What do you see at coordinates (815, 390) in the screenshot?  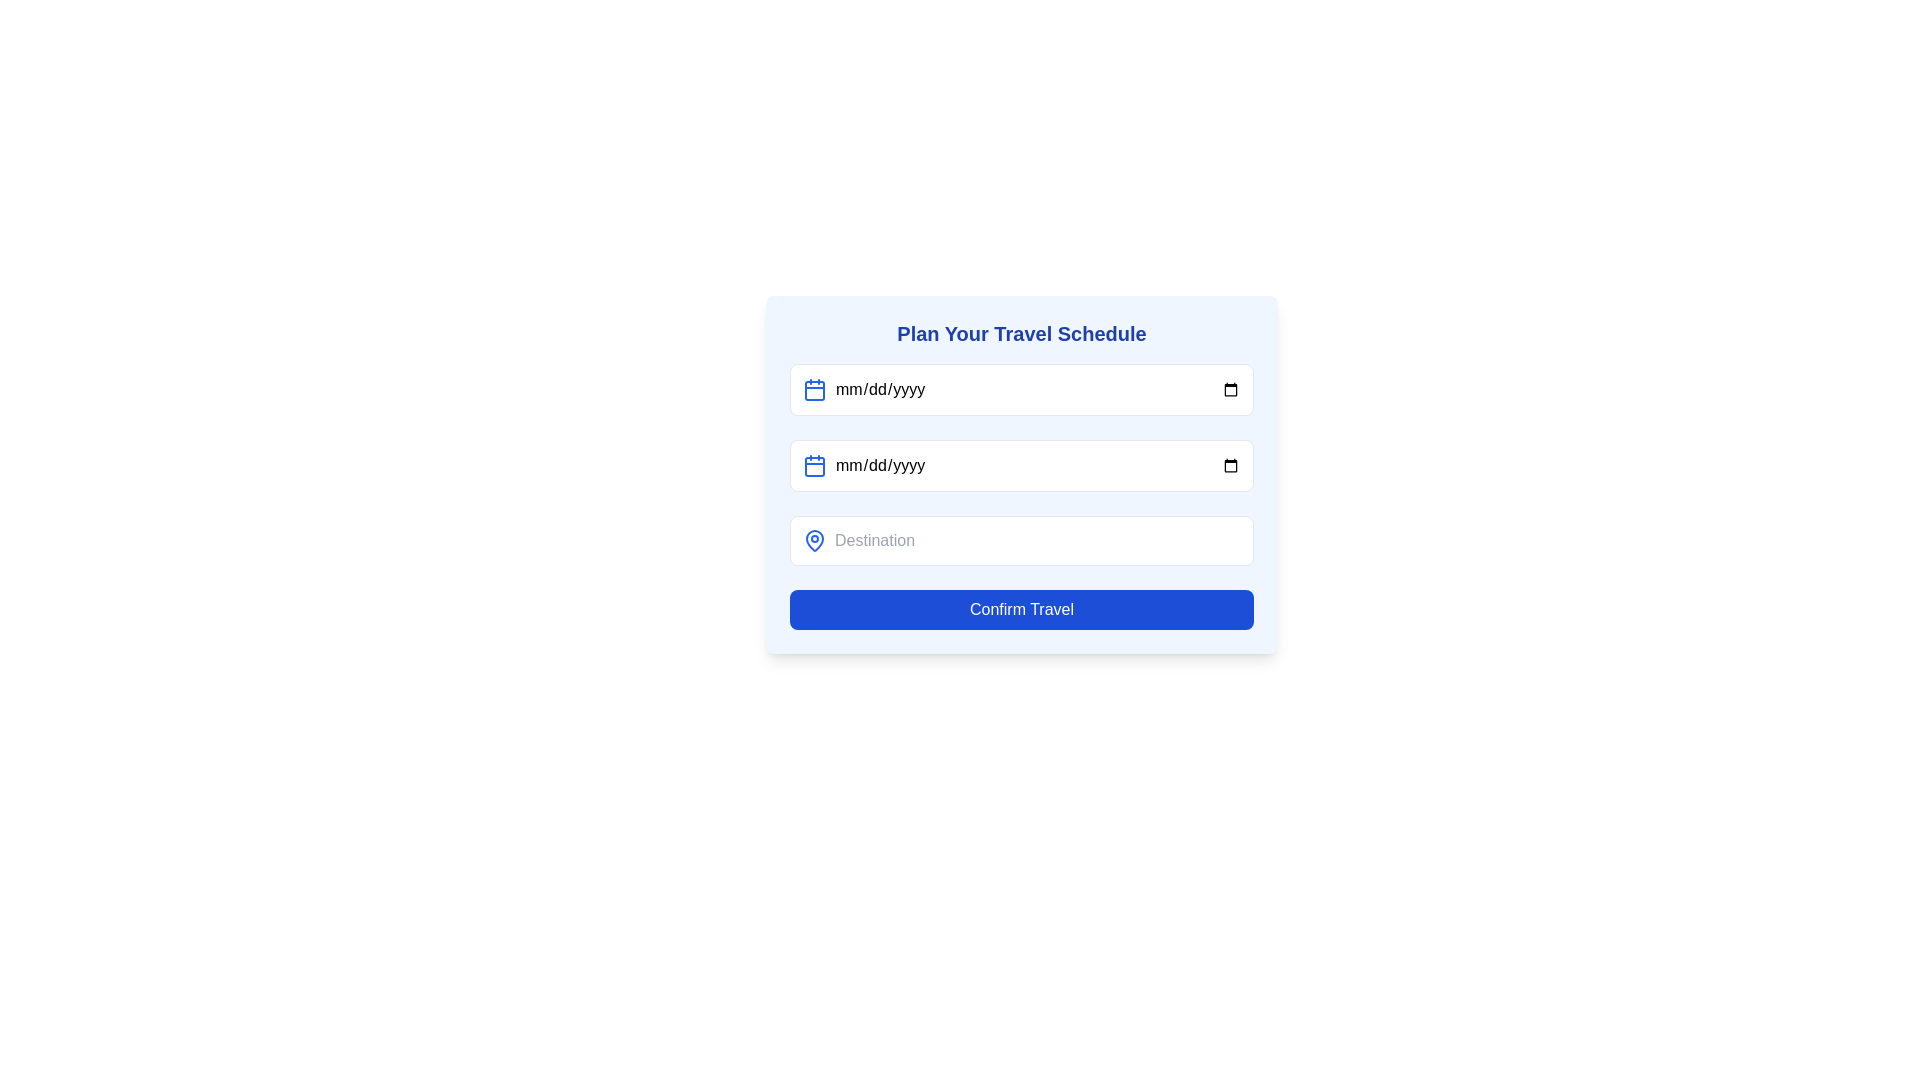 I see `the calendar icon with a blue outline, located to the left of the first input field in the form` at bounding box center [815, 390].